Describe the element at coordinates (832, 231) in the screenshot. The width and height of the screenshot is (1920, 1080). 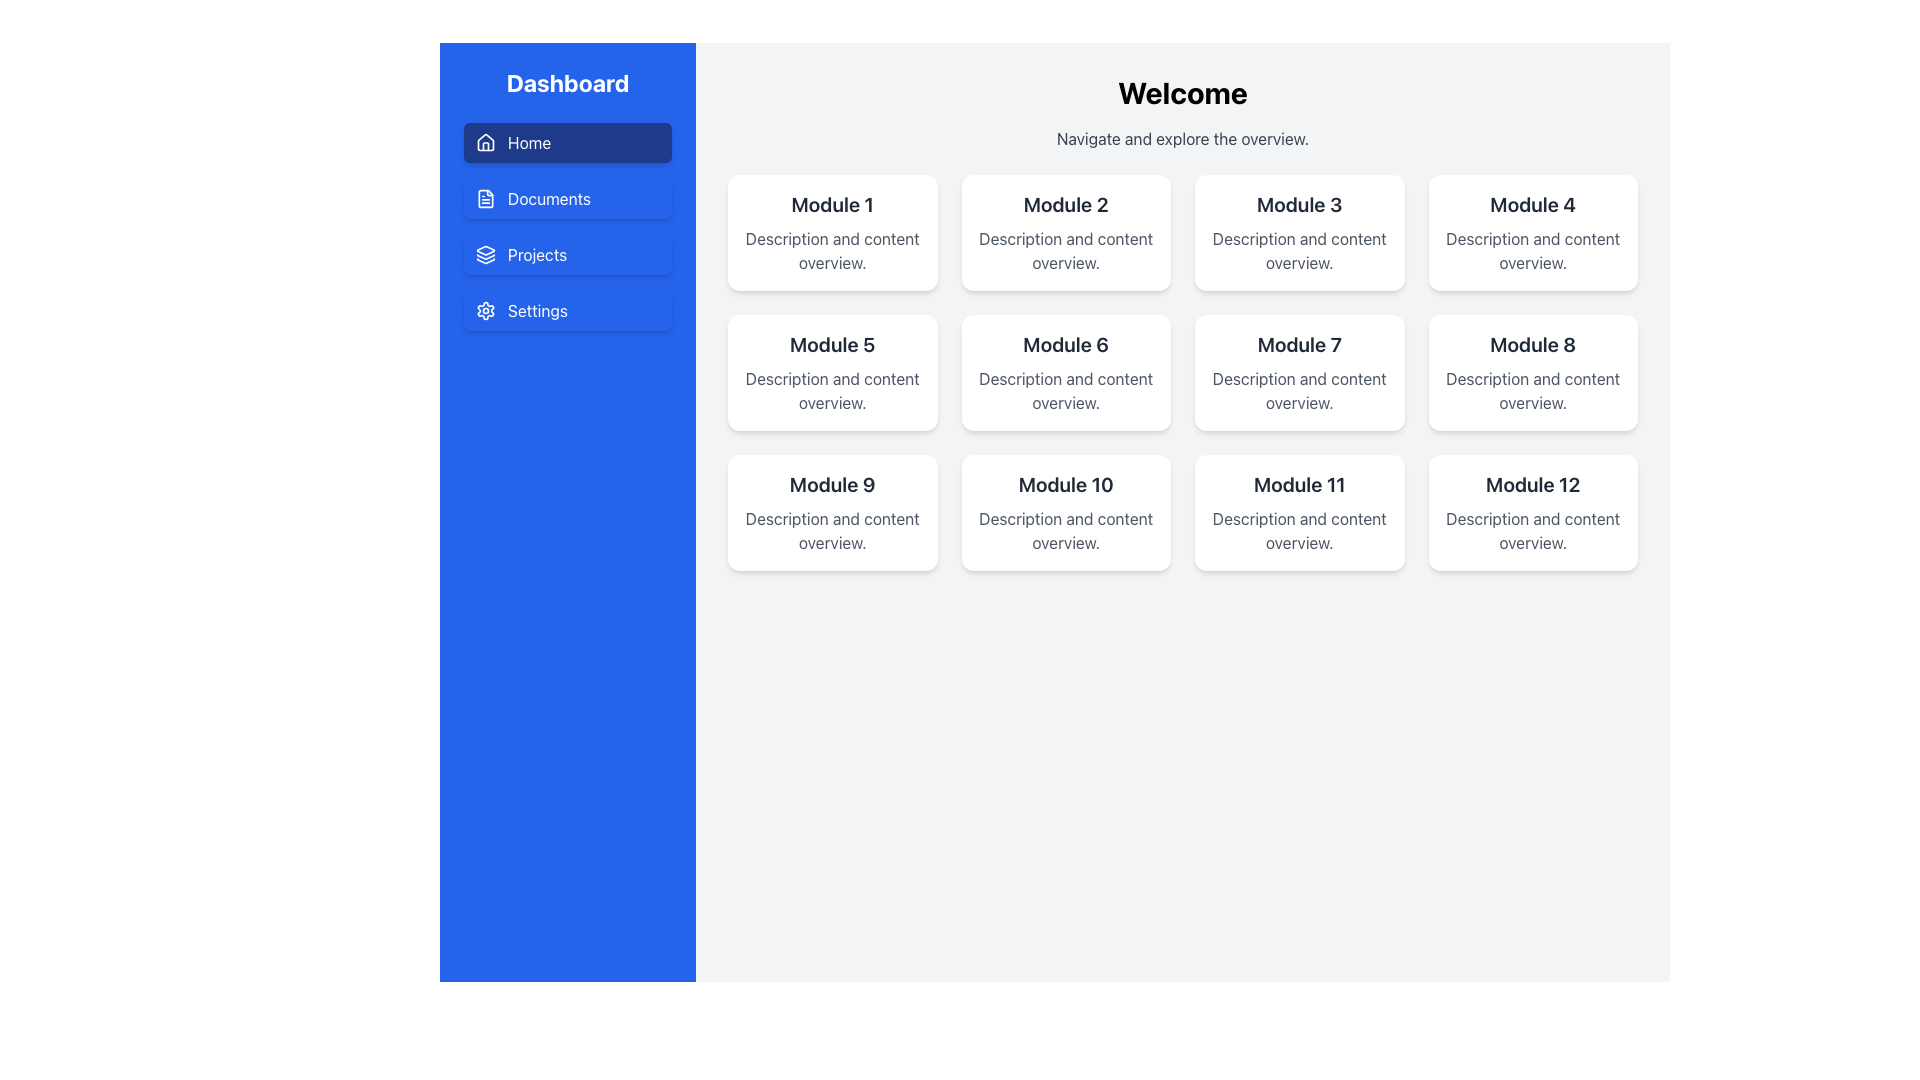
I see `the white rounded rectangular card labeled 'Module 1' that contains the text 'Description and content overview', located in the top-left corner of the grid layout` at that location.